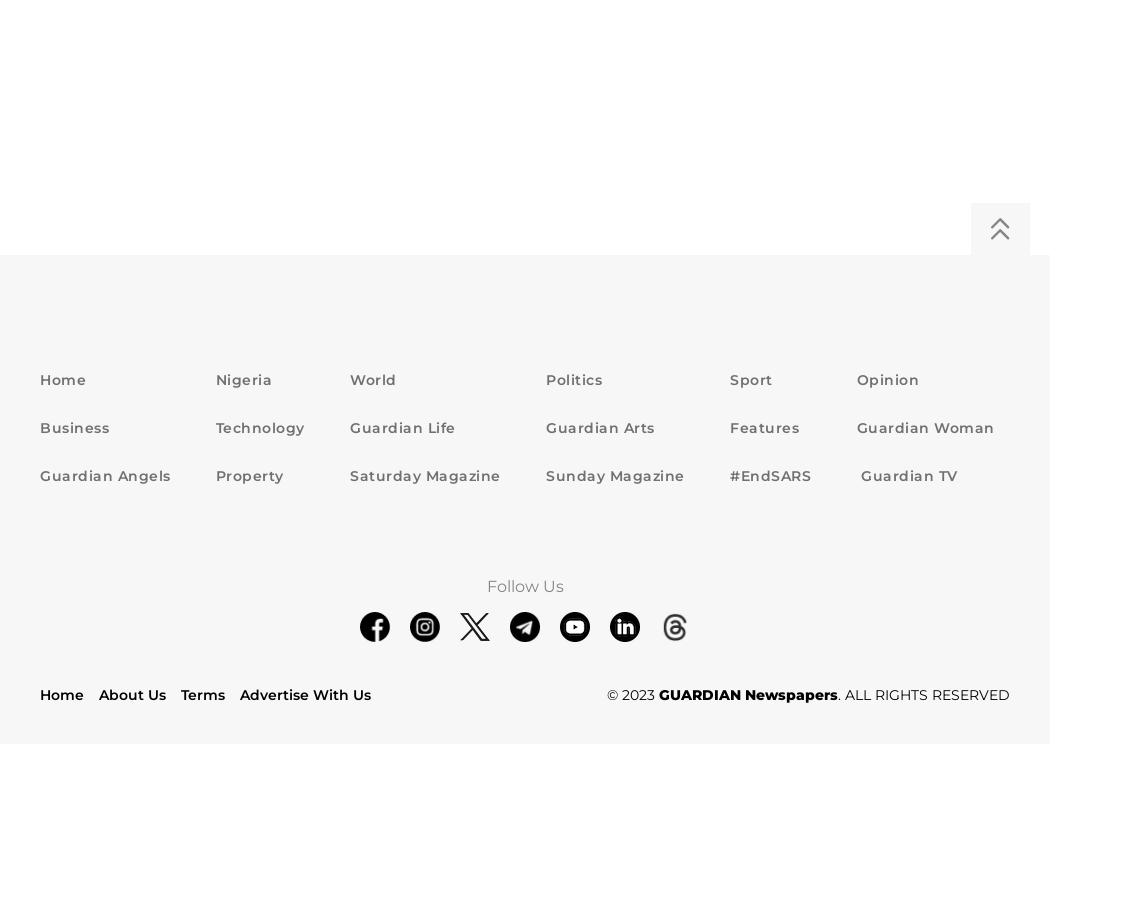 This screenshot has height=913, width=1130. Describe the element at coordinates (748, 693) in the screenshot. I see `'GUARDIAN Newspapers'` at that location.